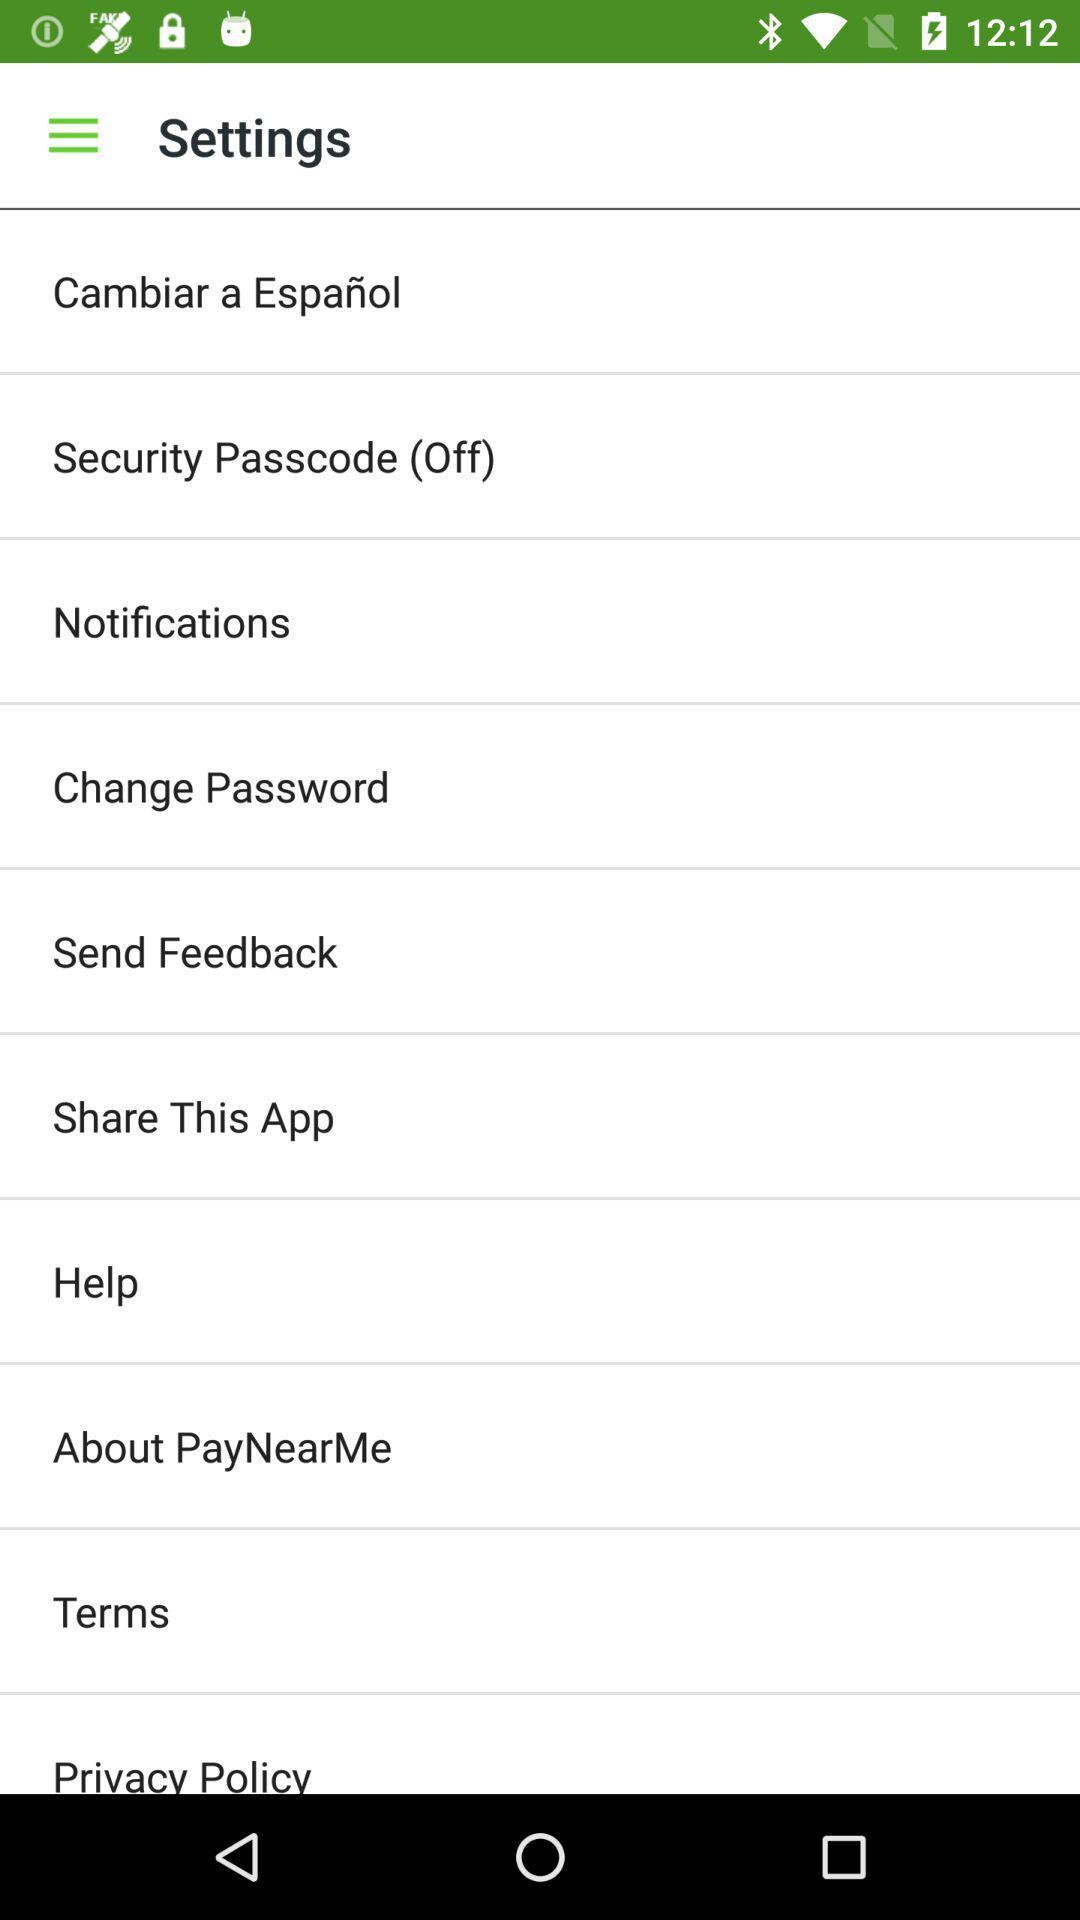 The image size is (1080, 1920). What do you see at coordinates (540, 1611) in the screenshot?
I see `the item below about paynearme` at bounding box center [540, 1611].